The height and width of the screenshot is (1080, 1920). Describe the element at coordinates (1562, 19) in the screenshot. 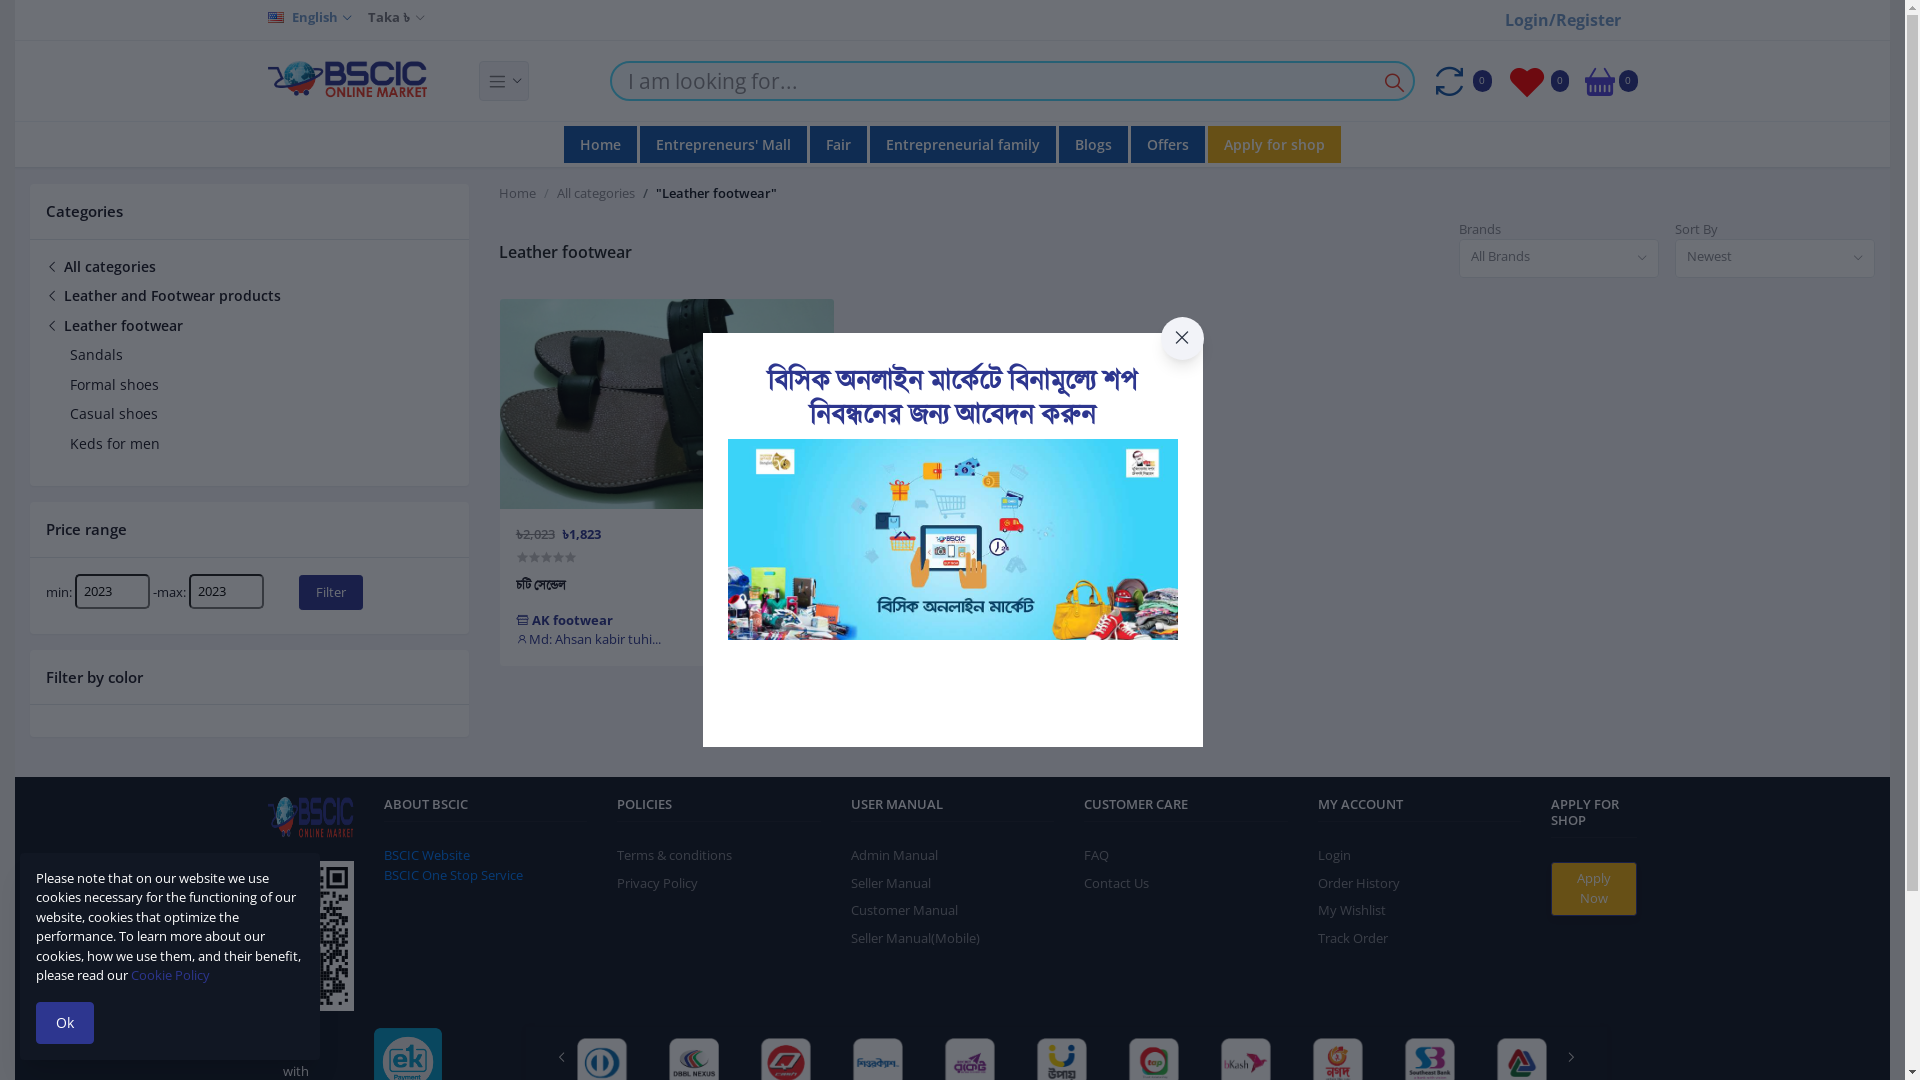

I see `'Login/Register'` at that location.